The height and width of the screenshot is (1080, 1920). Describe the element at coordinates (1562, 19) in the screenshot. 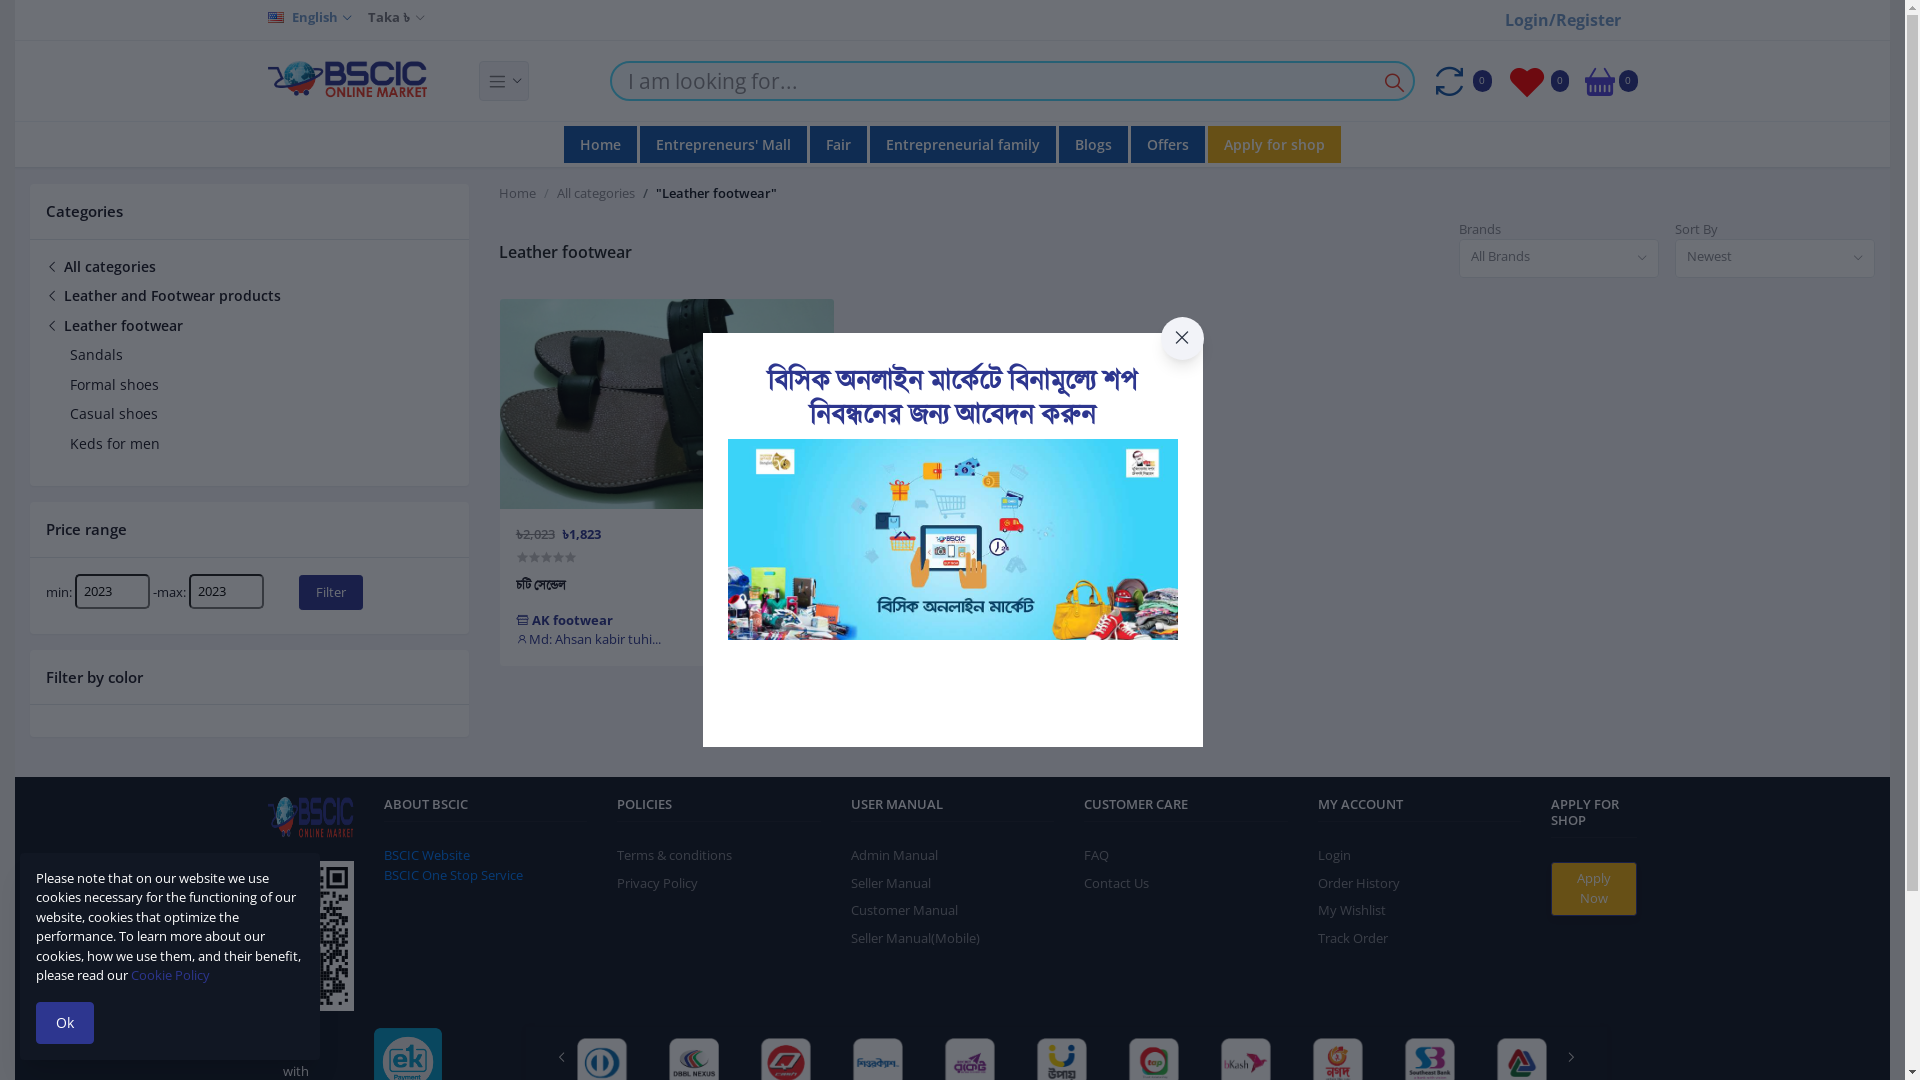

I see `'Login/Register'` at that location.